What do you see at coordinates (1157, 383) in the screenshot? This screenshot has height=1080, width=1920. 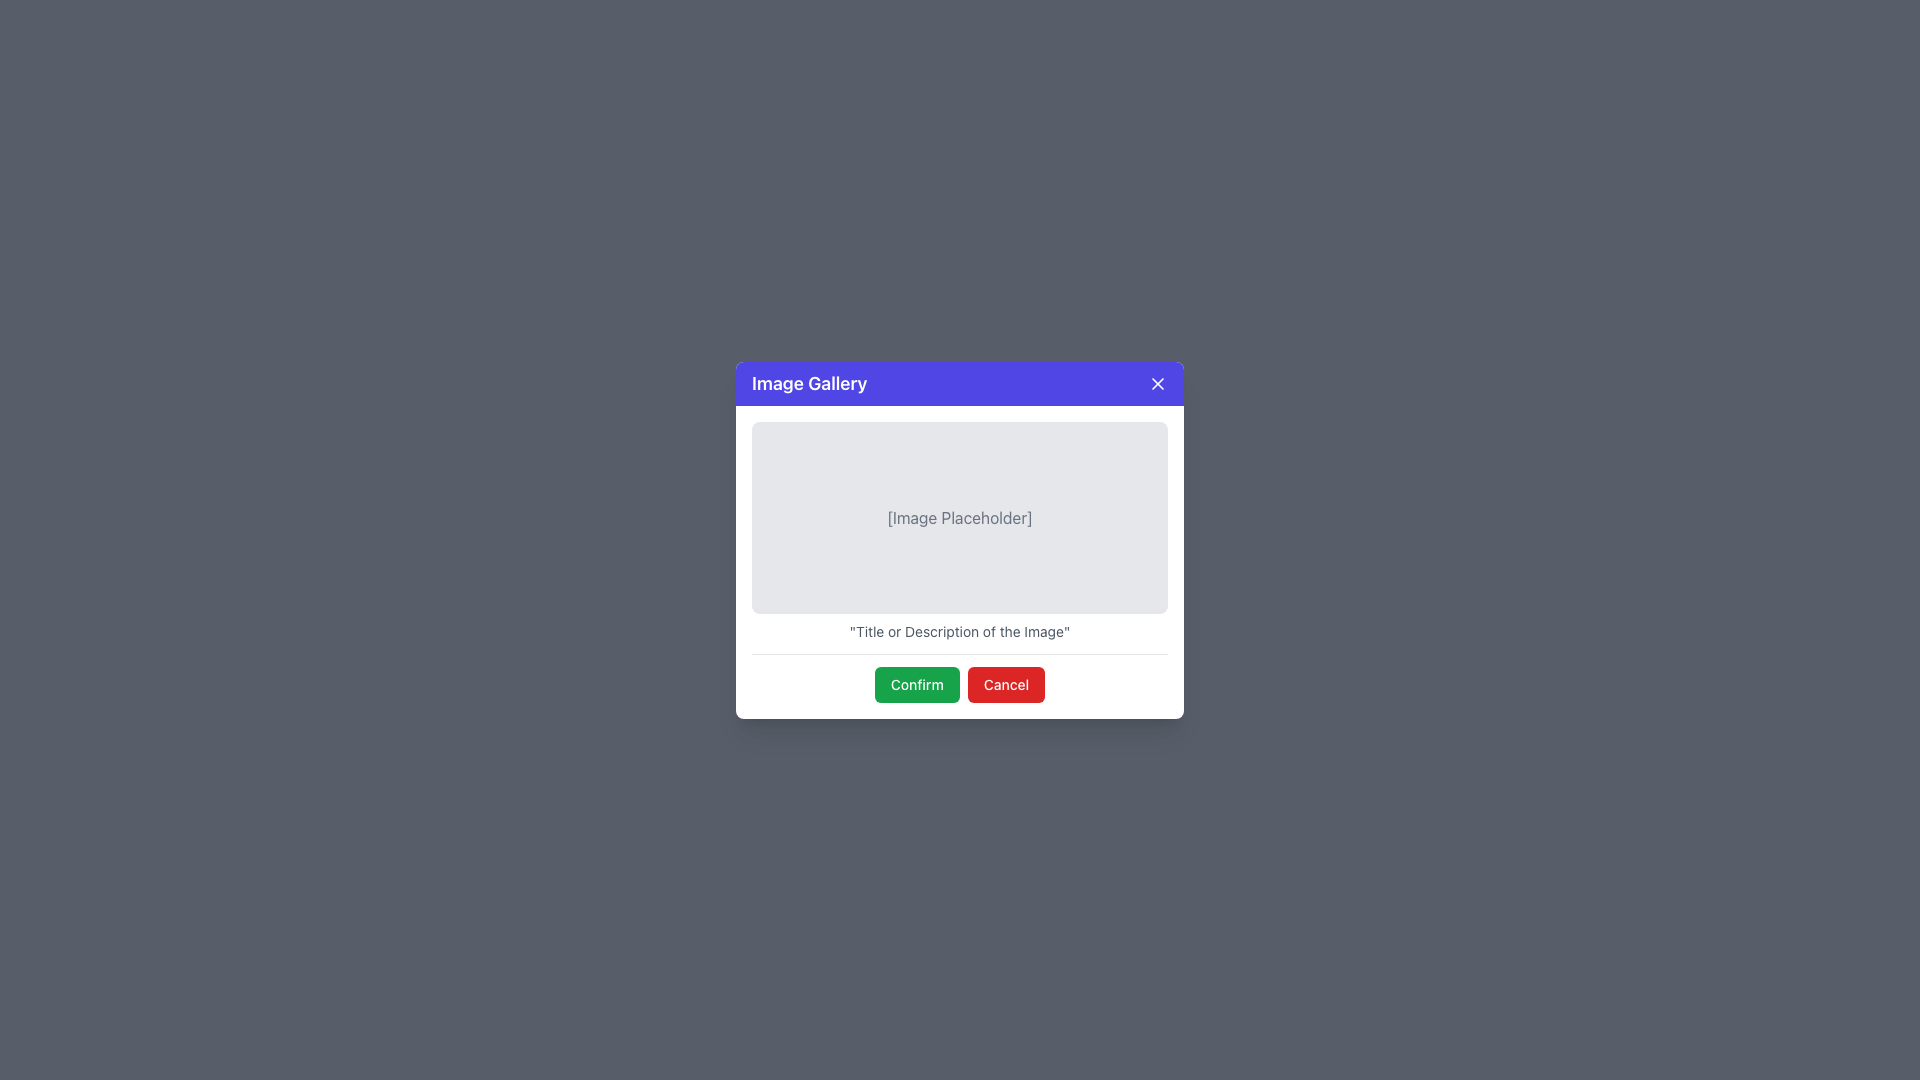 I see `the close button located in the top-right corner of the modal header titled 'Image Gallery'` at bounding box center [1157, 383].